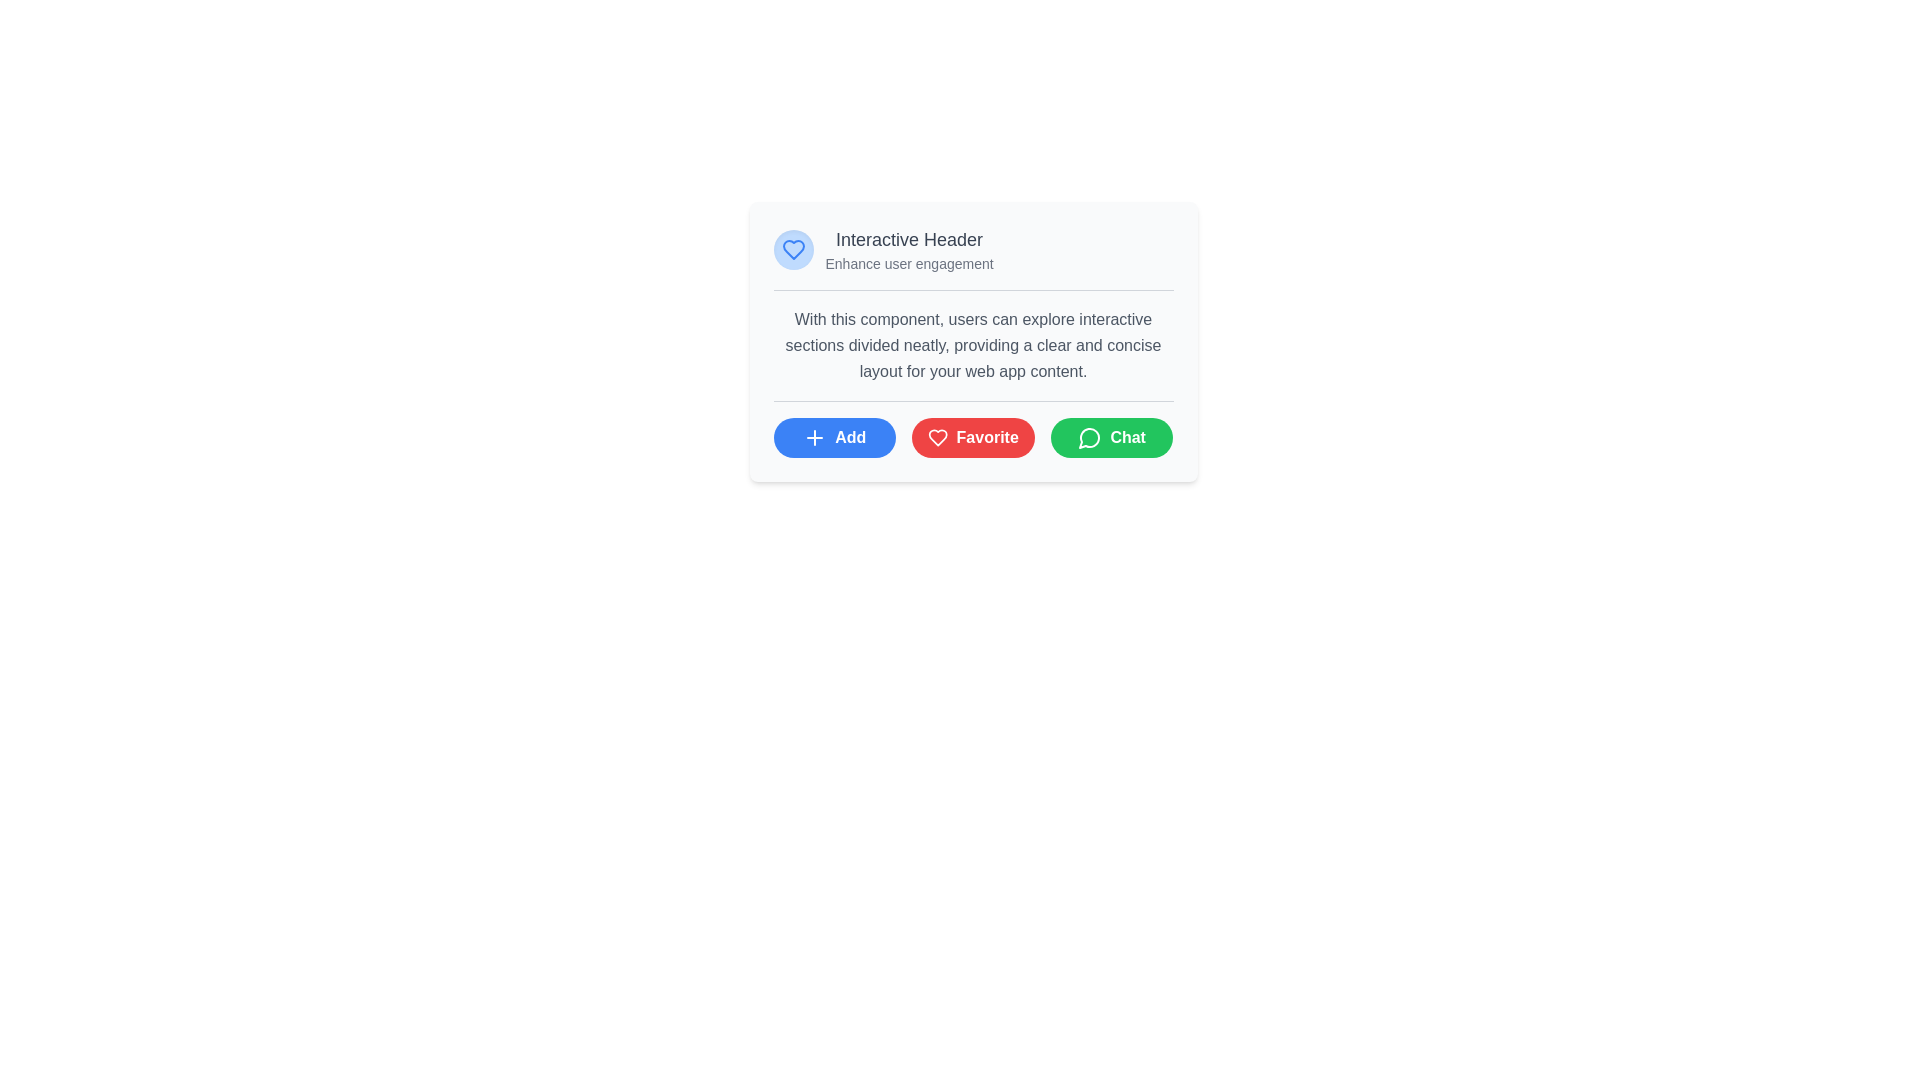 The width and height of the screenshot is (1920, 1080). What do you see at coordinates (815, 437) in the screenshot?
I see `the small 'plus' icon located inside the blue 'Add' button, positioned to the left of the text 'Add'` at bounding box center [815, 437].